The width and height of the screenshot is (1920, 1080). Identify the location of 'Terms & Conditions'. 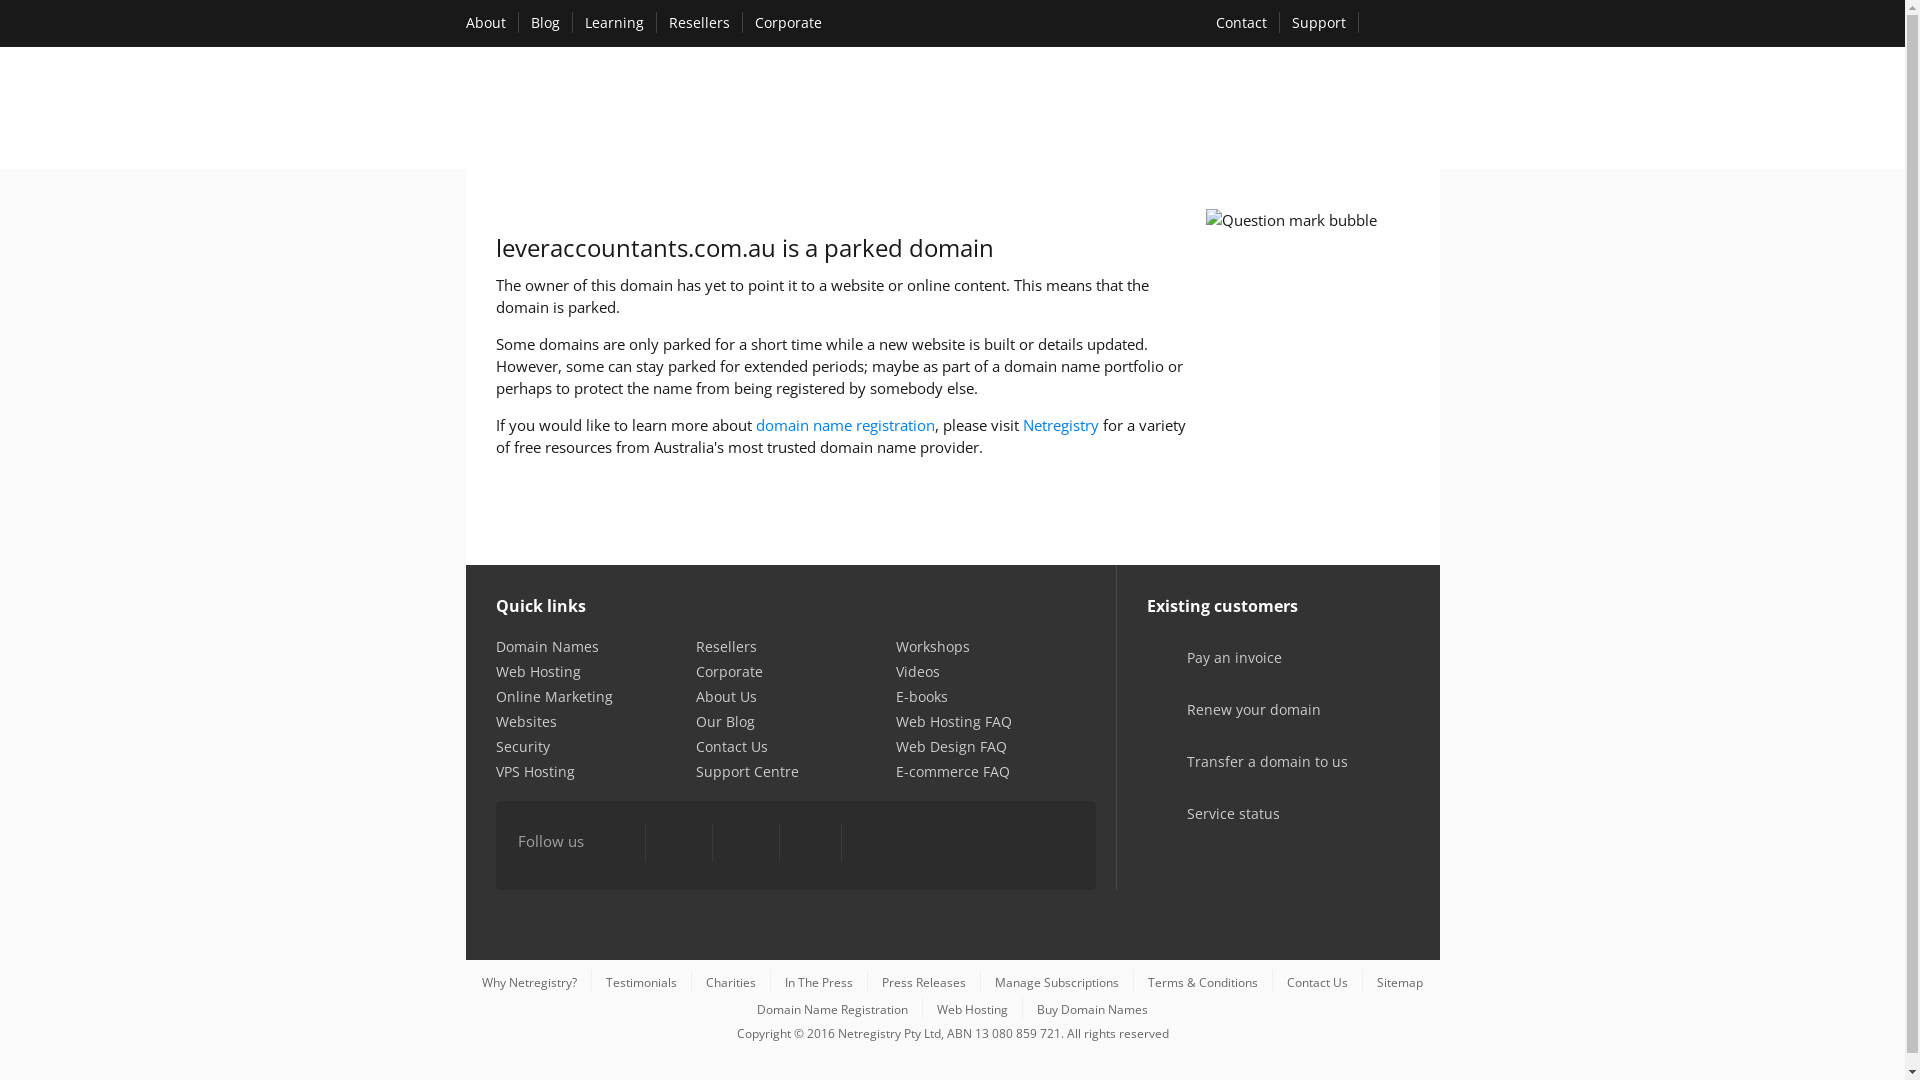
(1202, 981).